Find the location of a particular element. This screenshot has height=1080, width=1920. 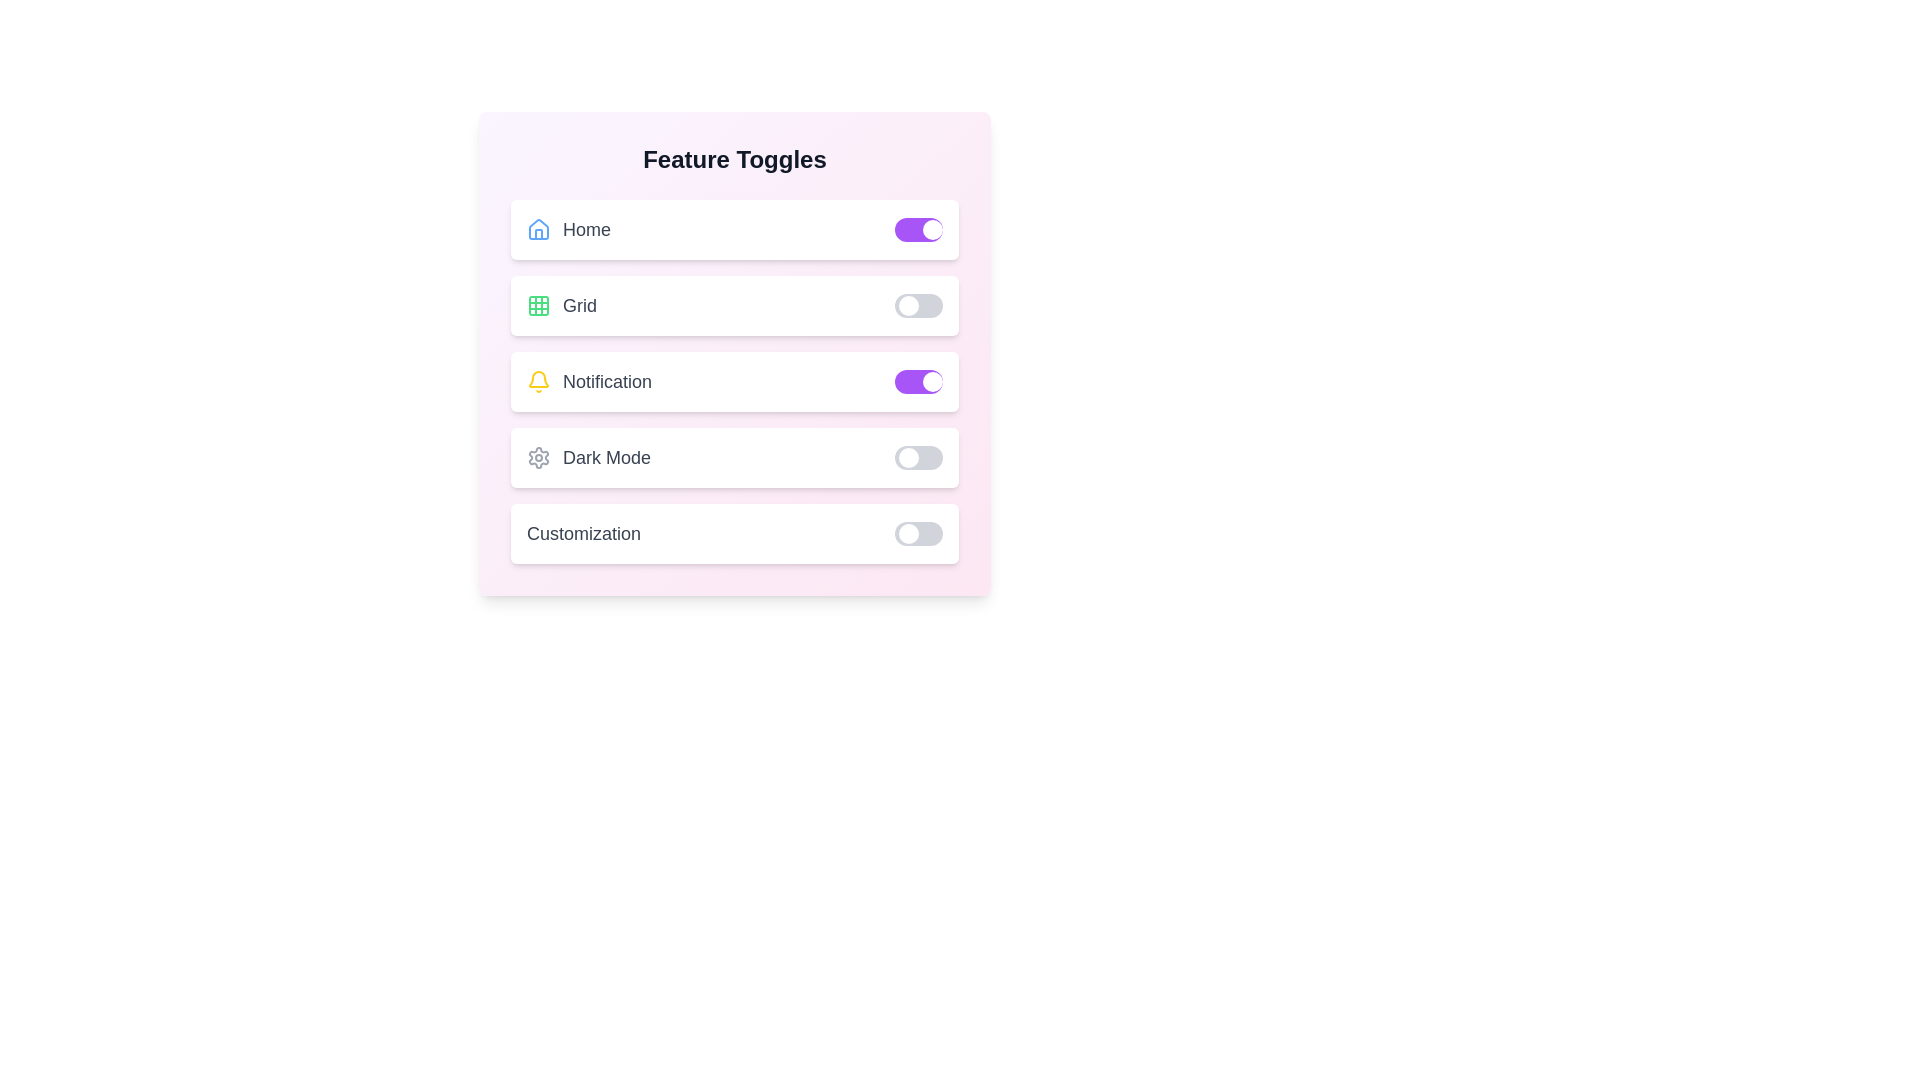

the text label that describes the grid functionality, located under the 'Home' option and aligned with the green grid icon is located at coordinates (579, 305).